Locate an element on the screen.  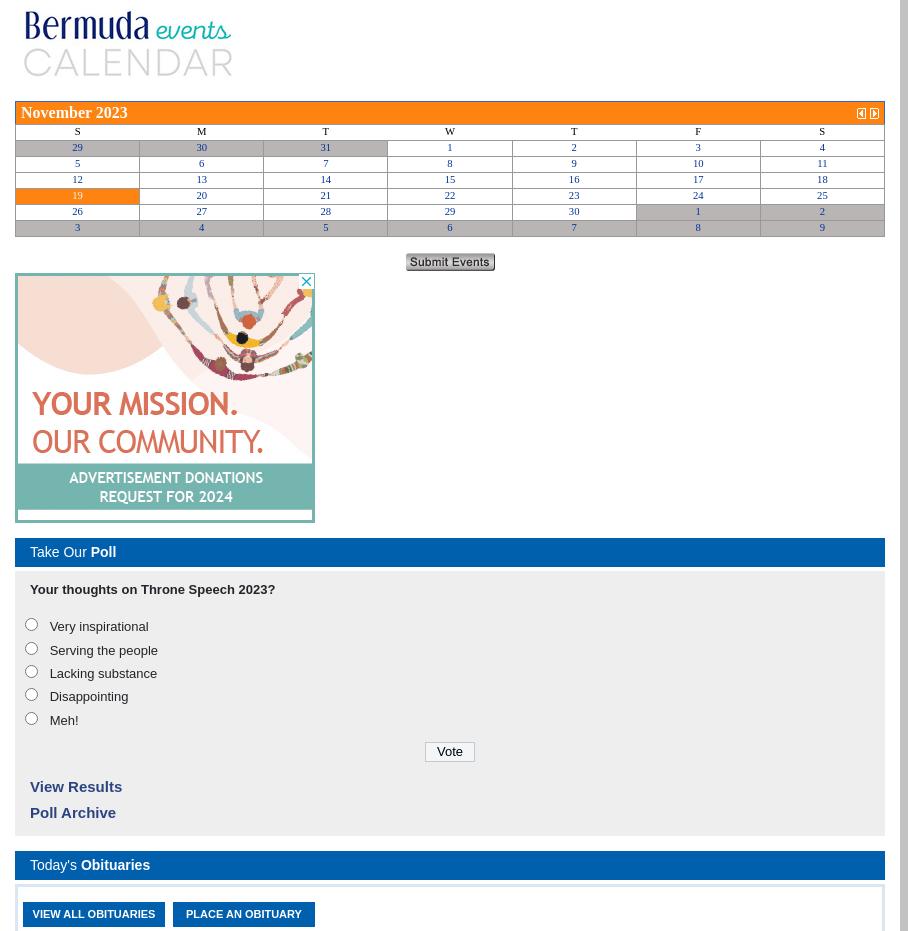
'Your thoughts on Throne Speech 2023?' is located at coordinates (151, 588).